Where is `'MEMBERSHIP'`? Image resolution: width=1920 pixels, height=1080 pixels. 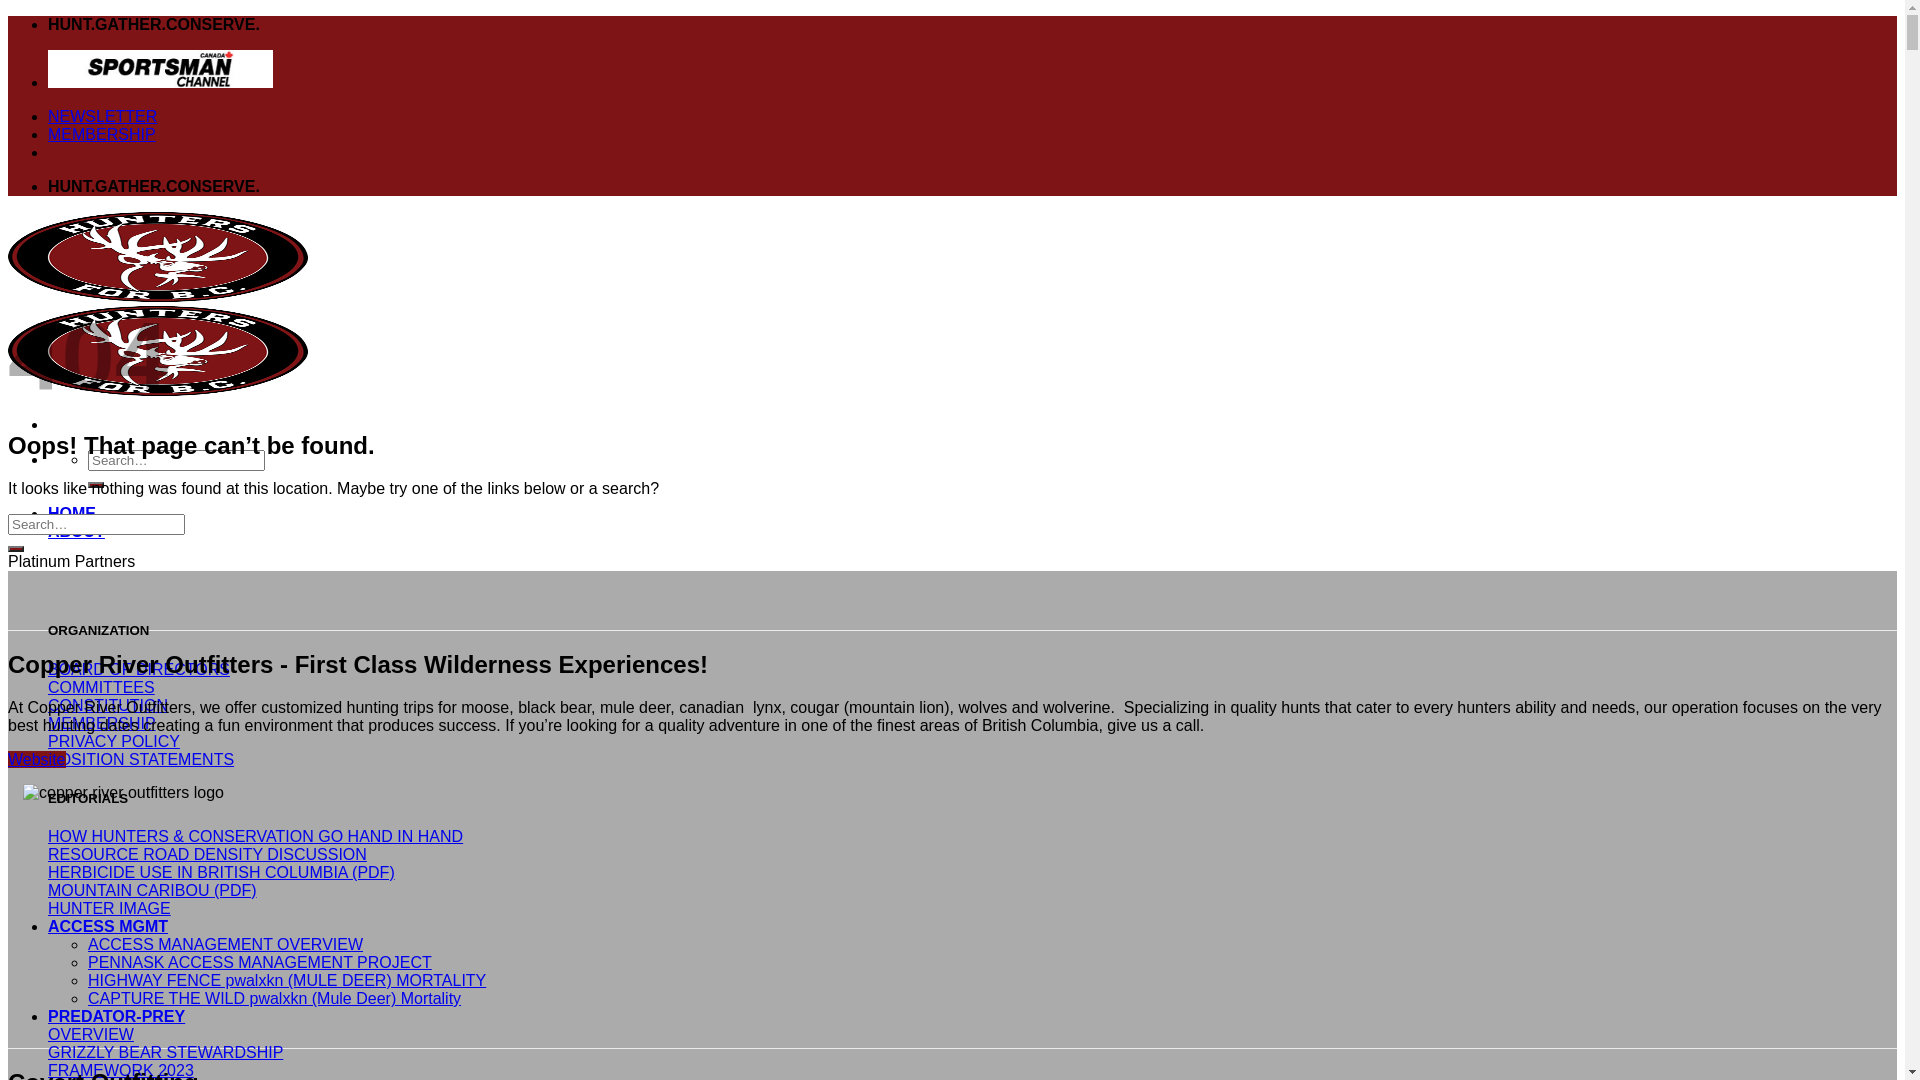
'MEMBERSHIP' is located at coordinates (100, 134).